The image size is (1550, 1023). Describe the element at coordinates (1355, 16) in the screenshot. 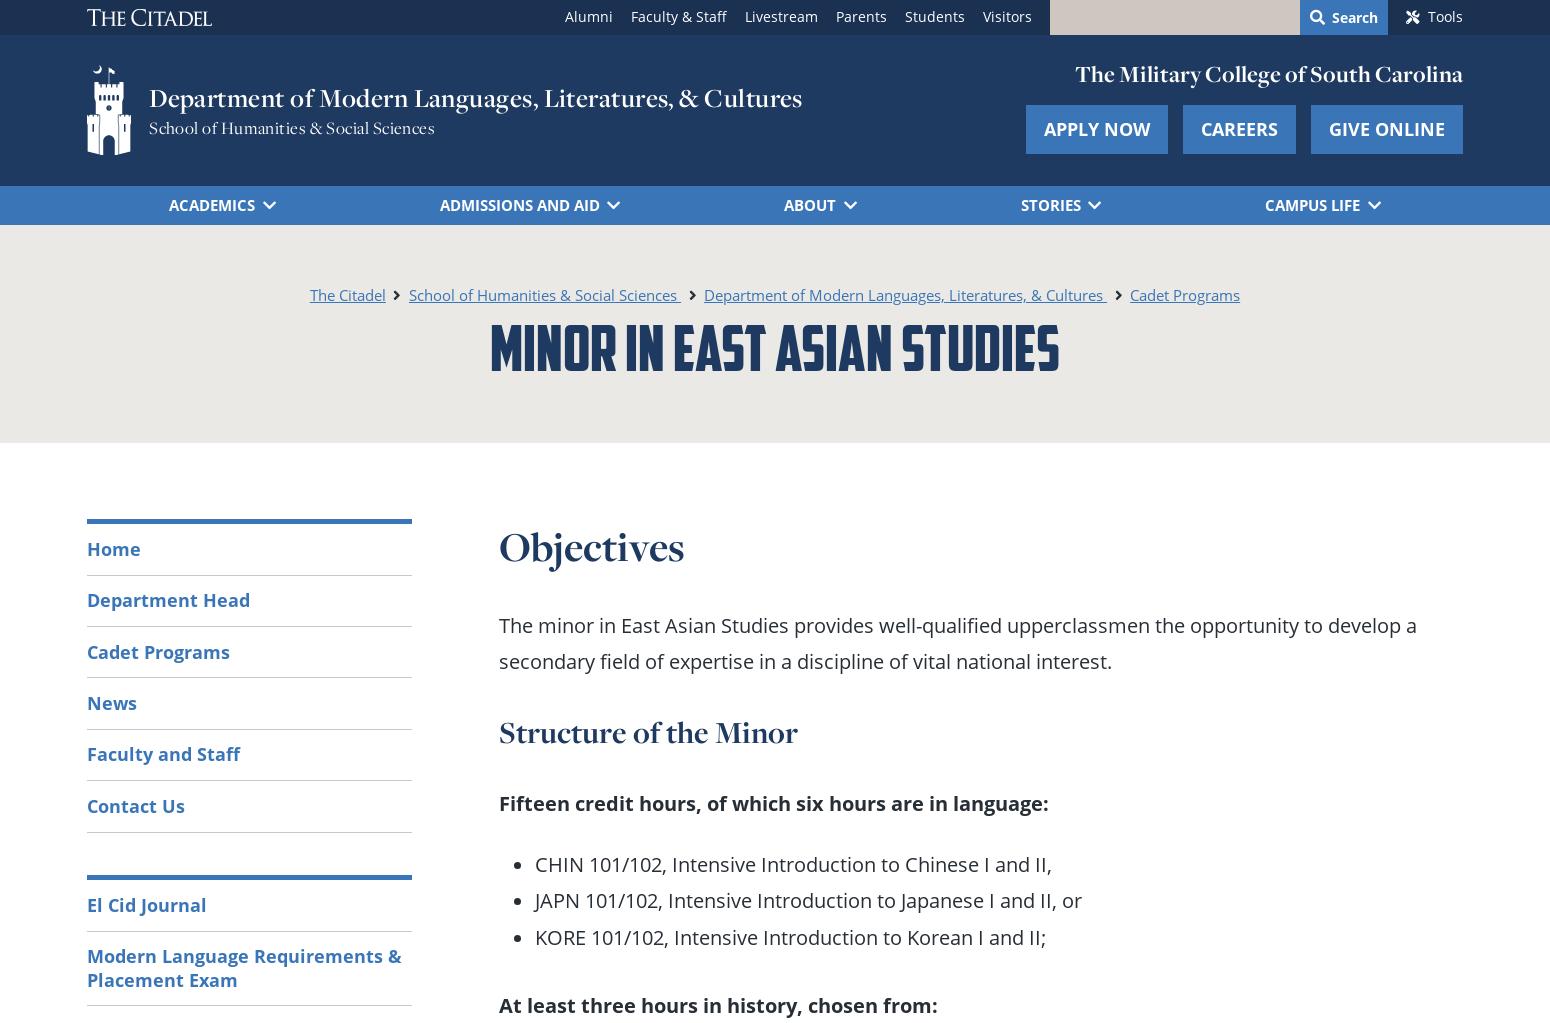

I see `'Search'` at that location.